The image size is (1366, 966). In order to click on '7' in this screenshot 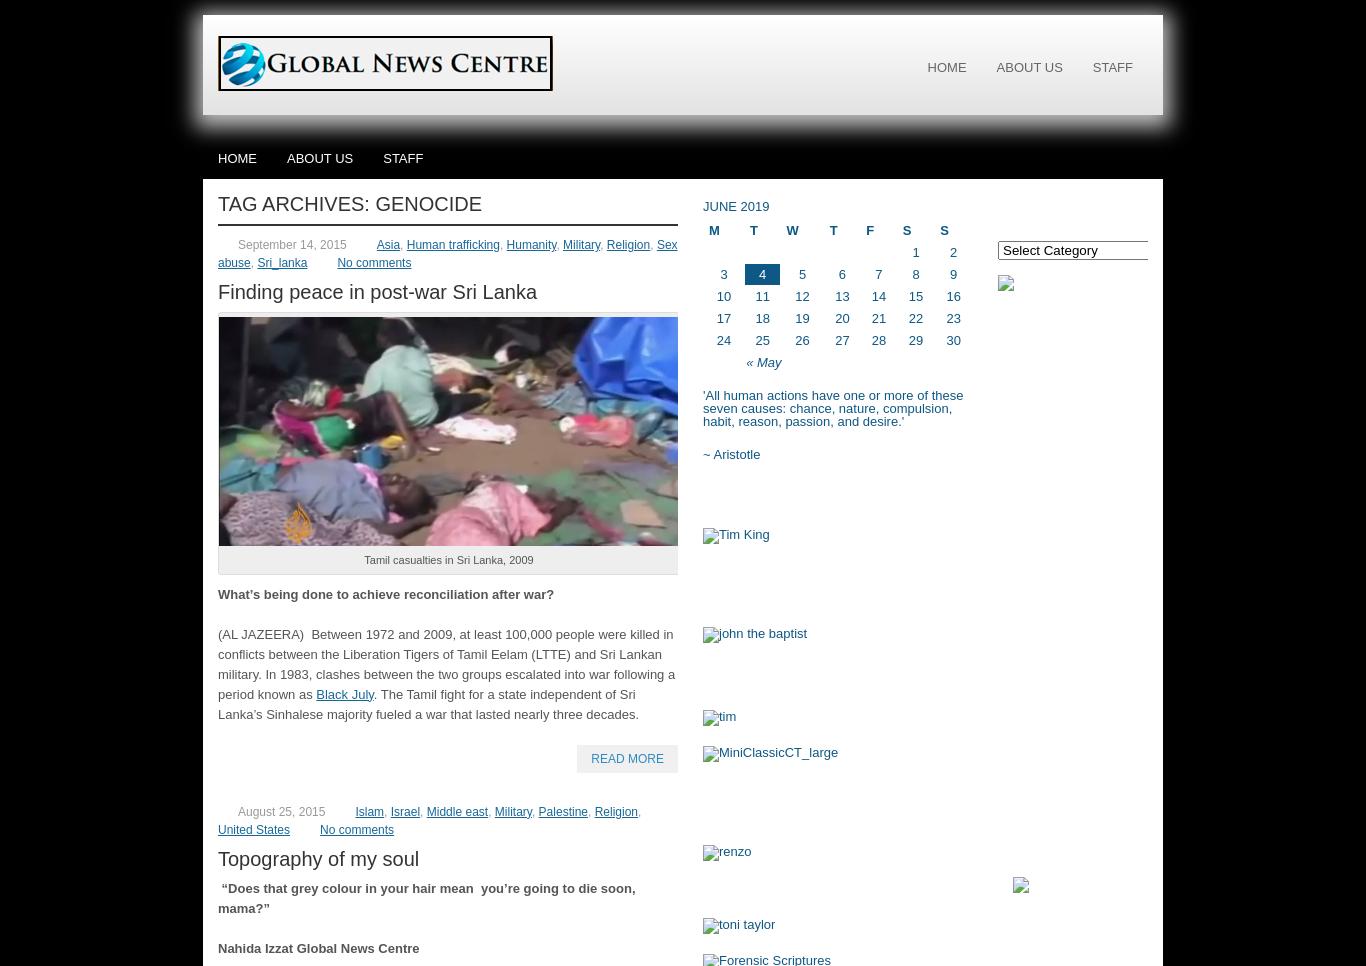, I will do `click(877, 274)`.